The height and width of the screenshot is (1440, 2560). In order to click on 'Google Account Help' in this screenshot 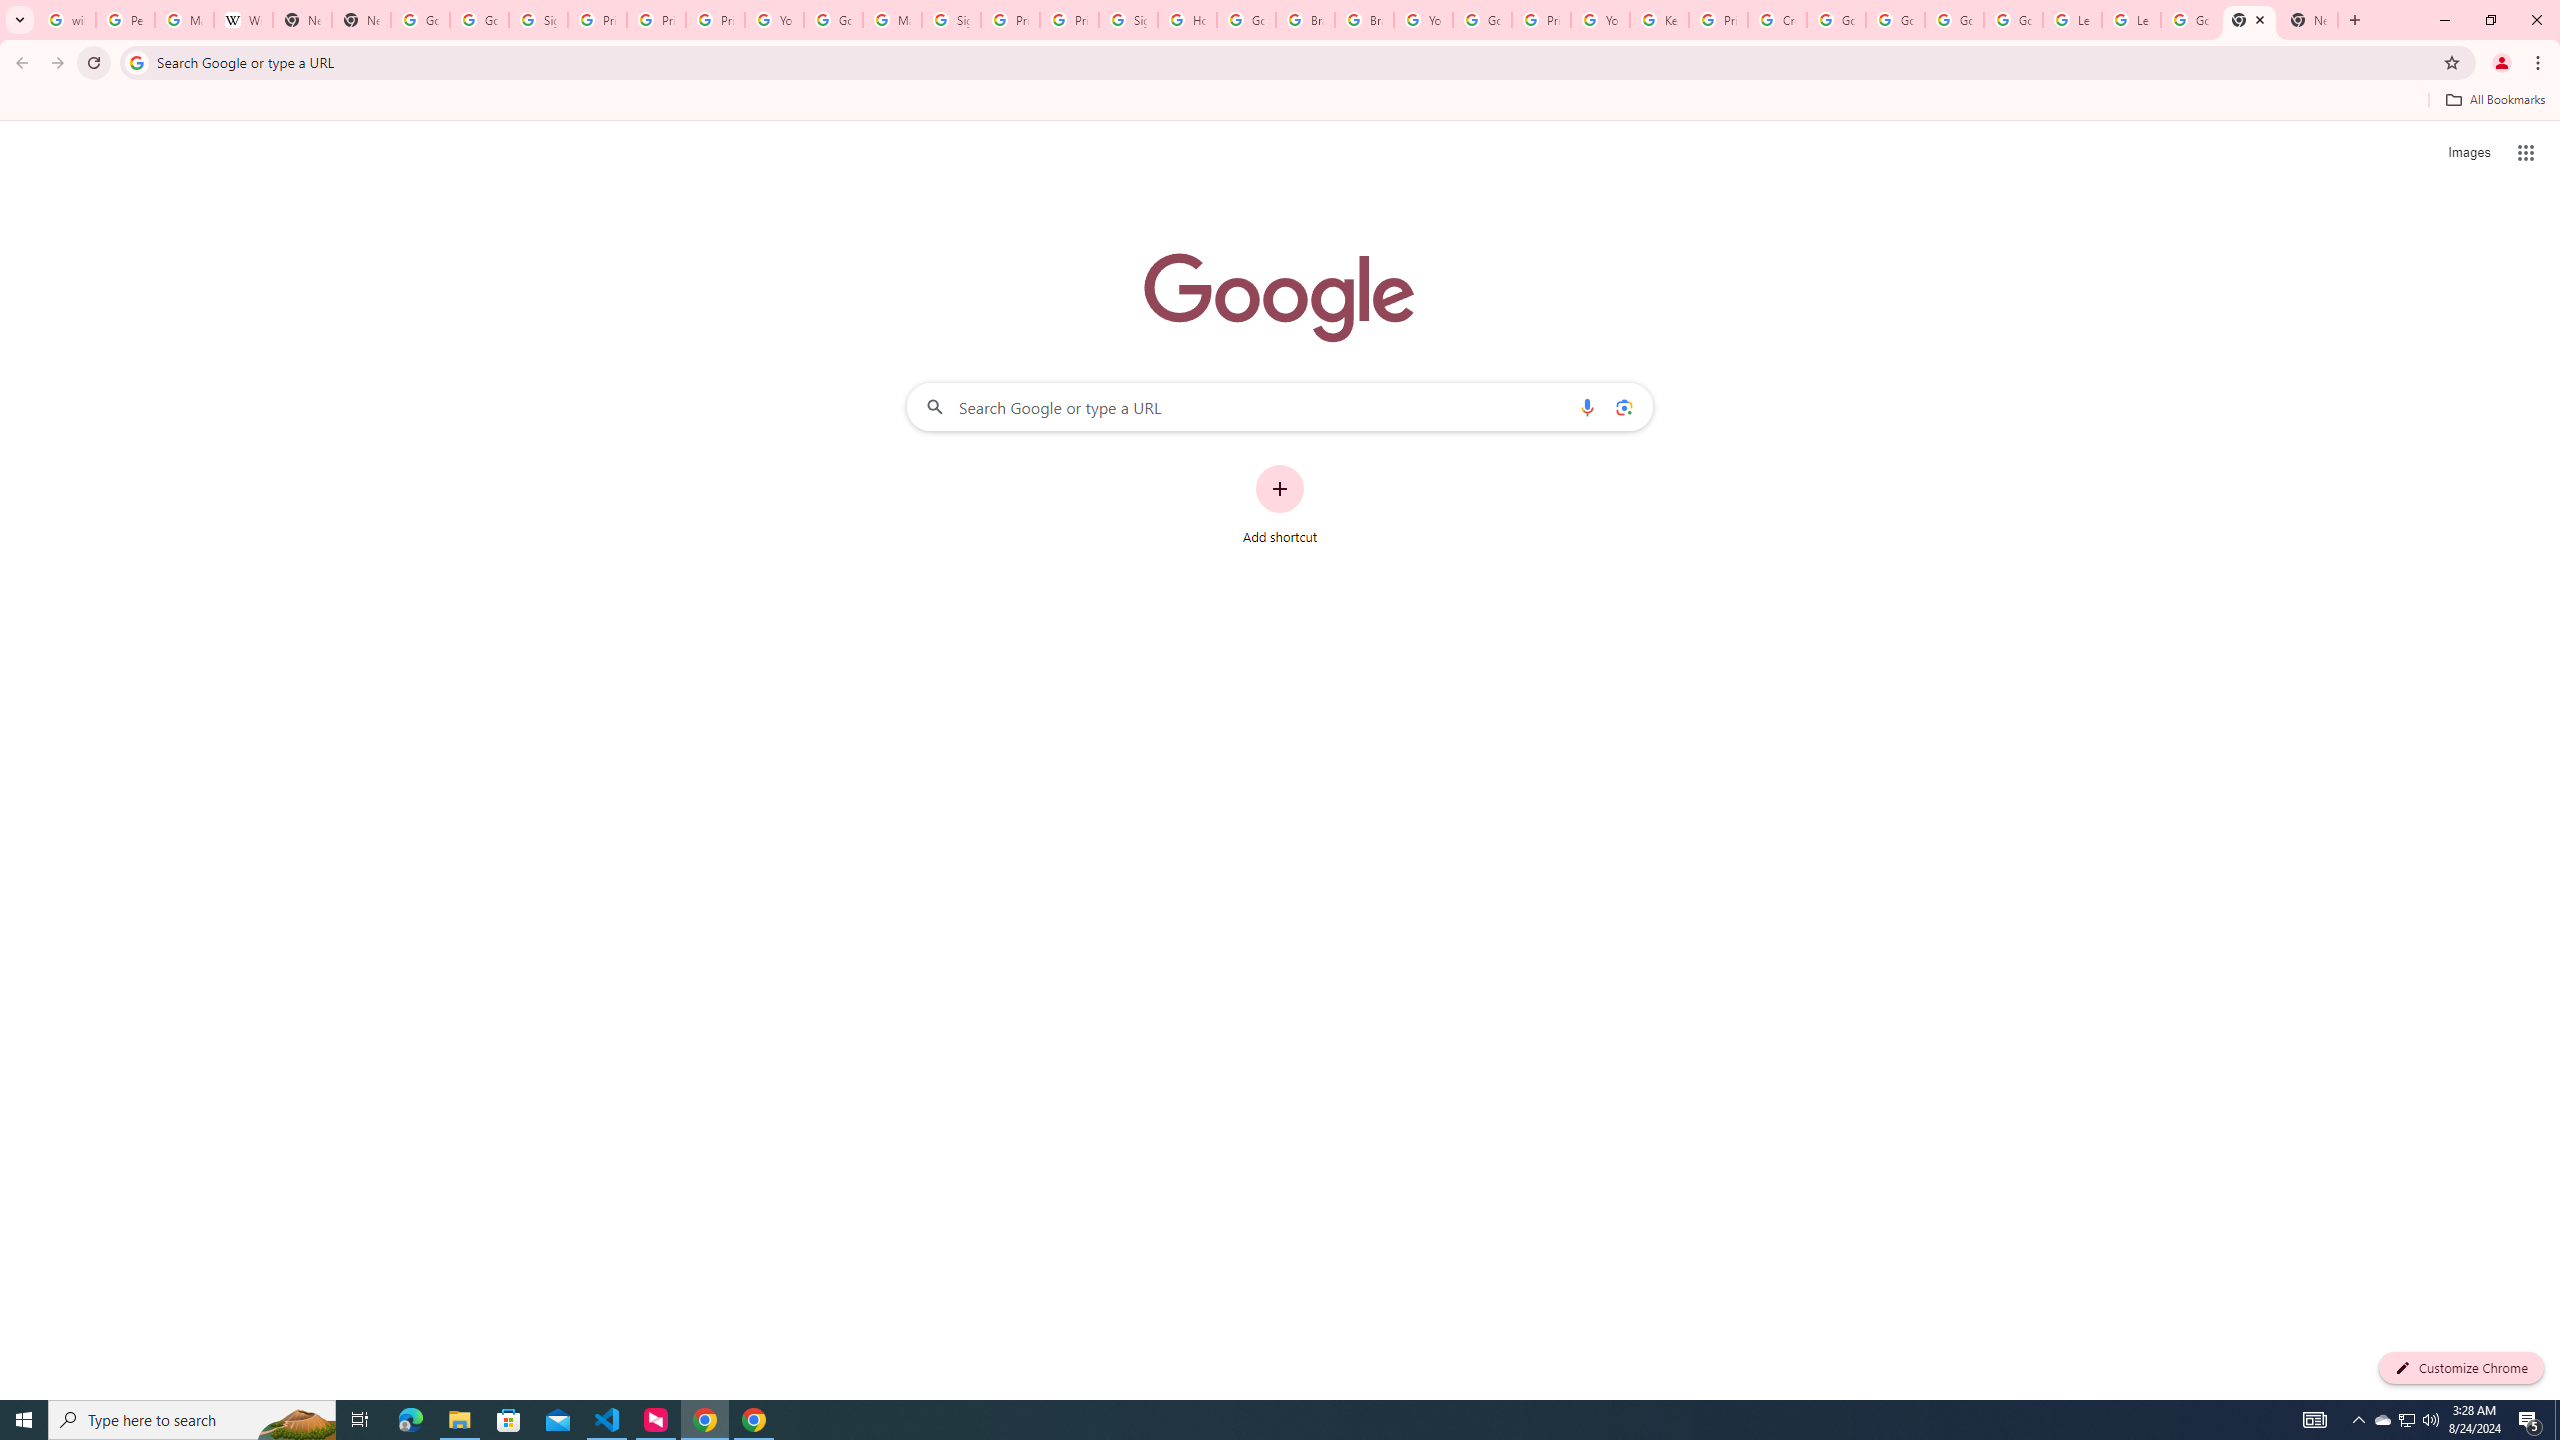, I will do `click(1953, 19)`.